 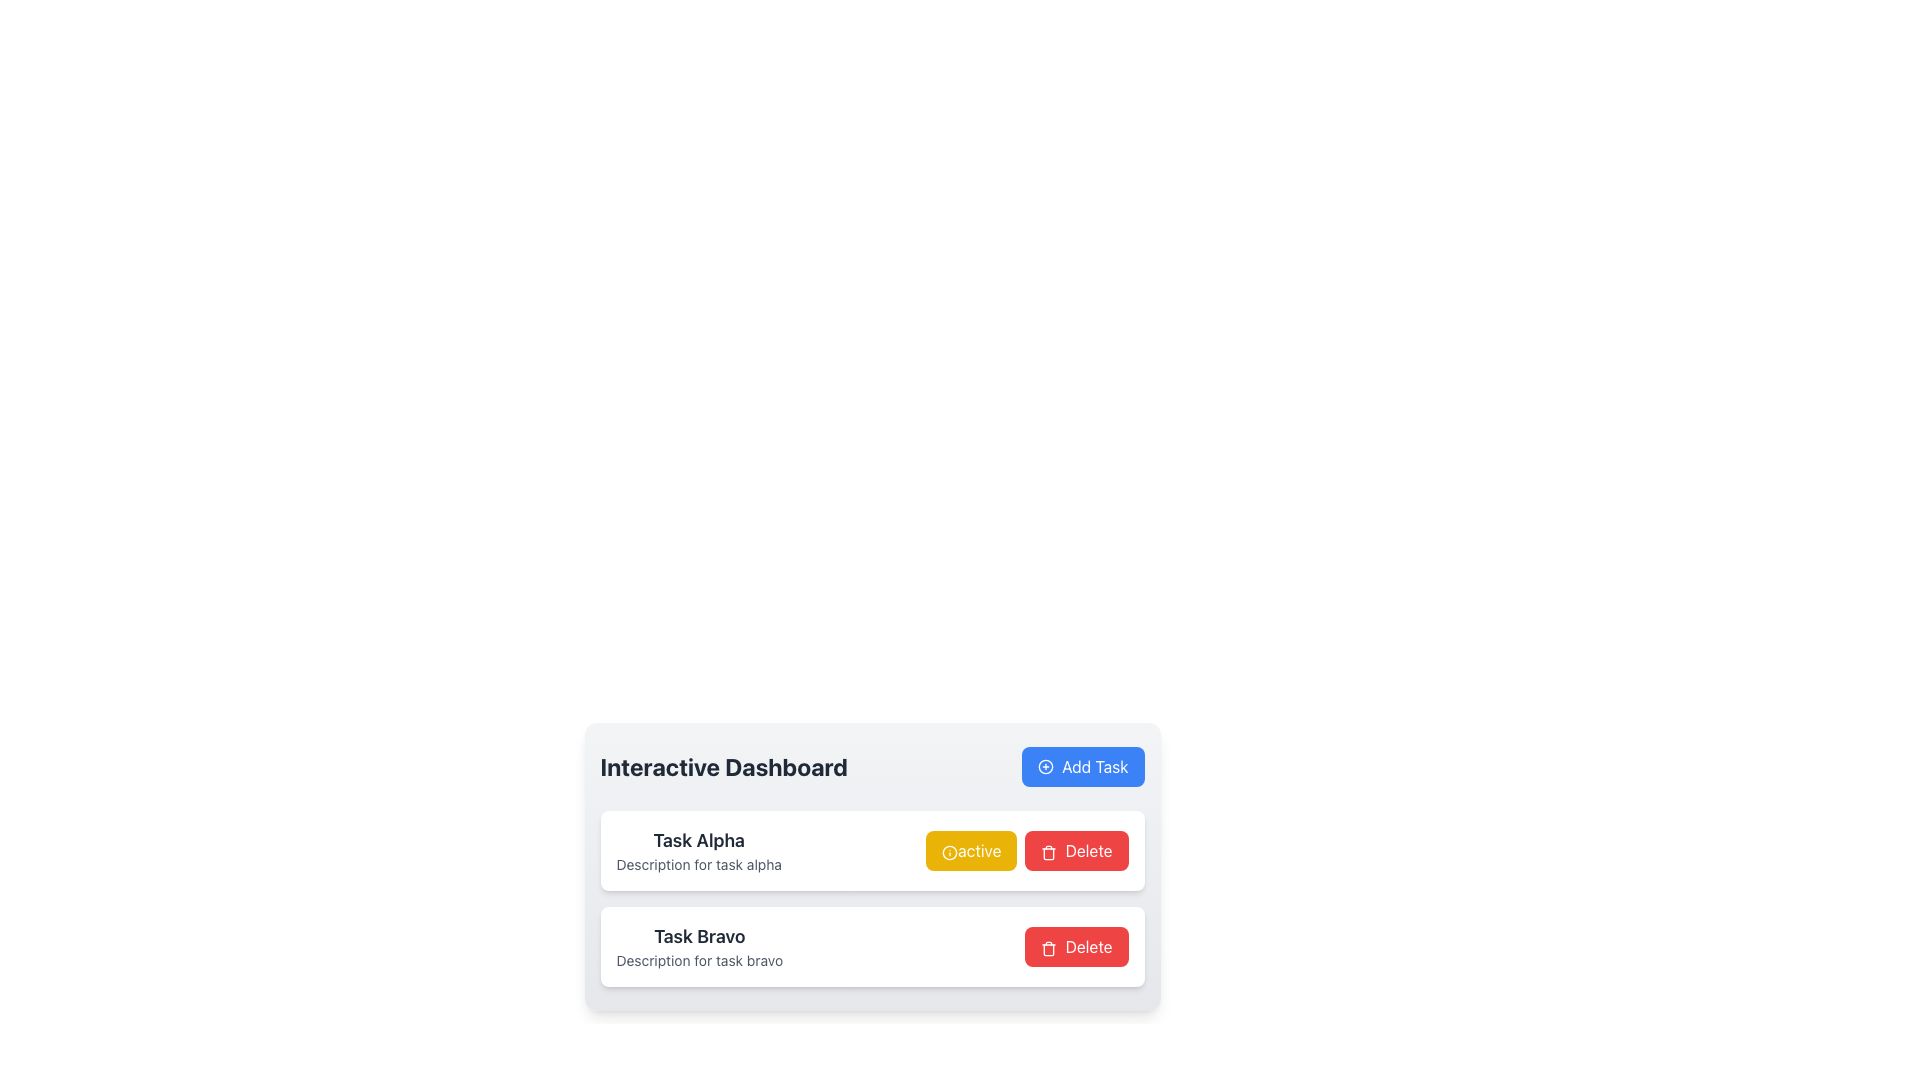 What do you see at coordinates (1027, 851) in the screenshot?
I see `the 'Delete' button in the UI group containing two buttons within the card titled 'Task Alpha'` at bounding box center [1027, 851].